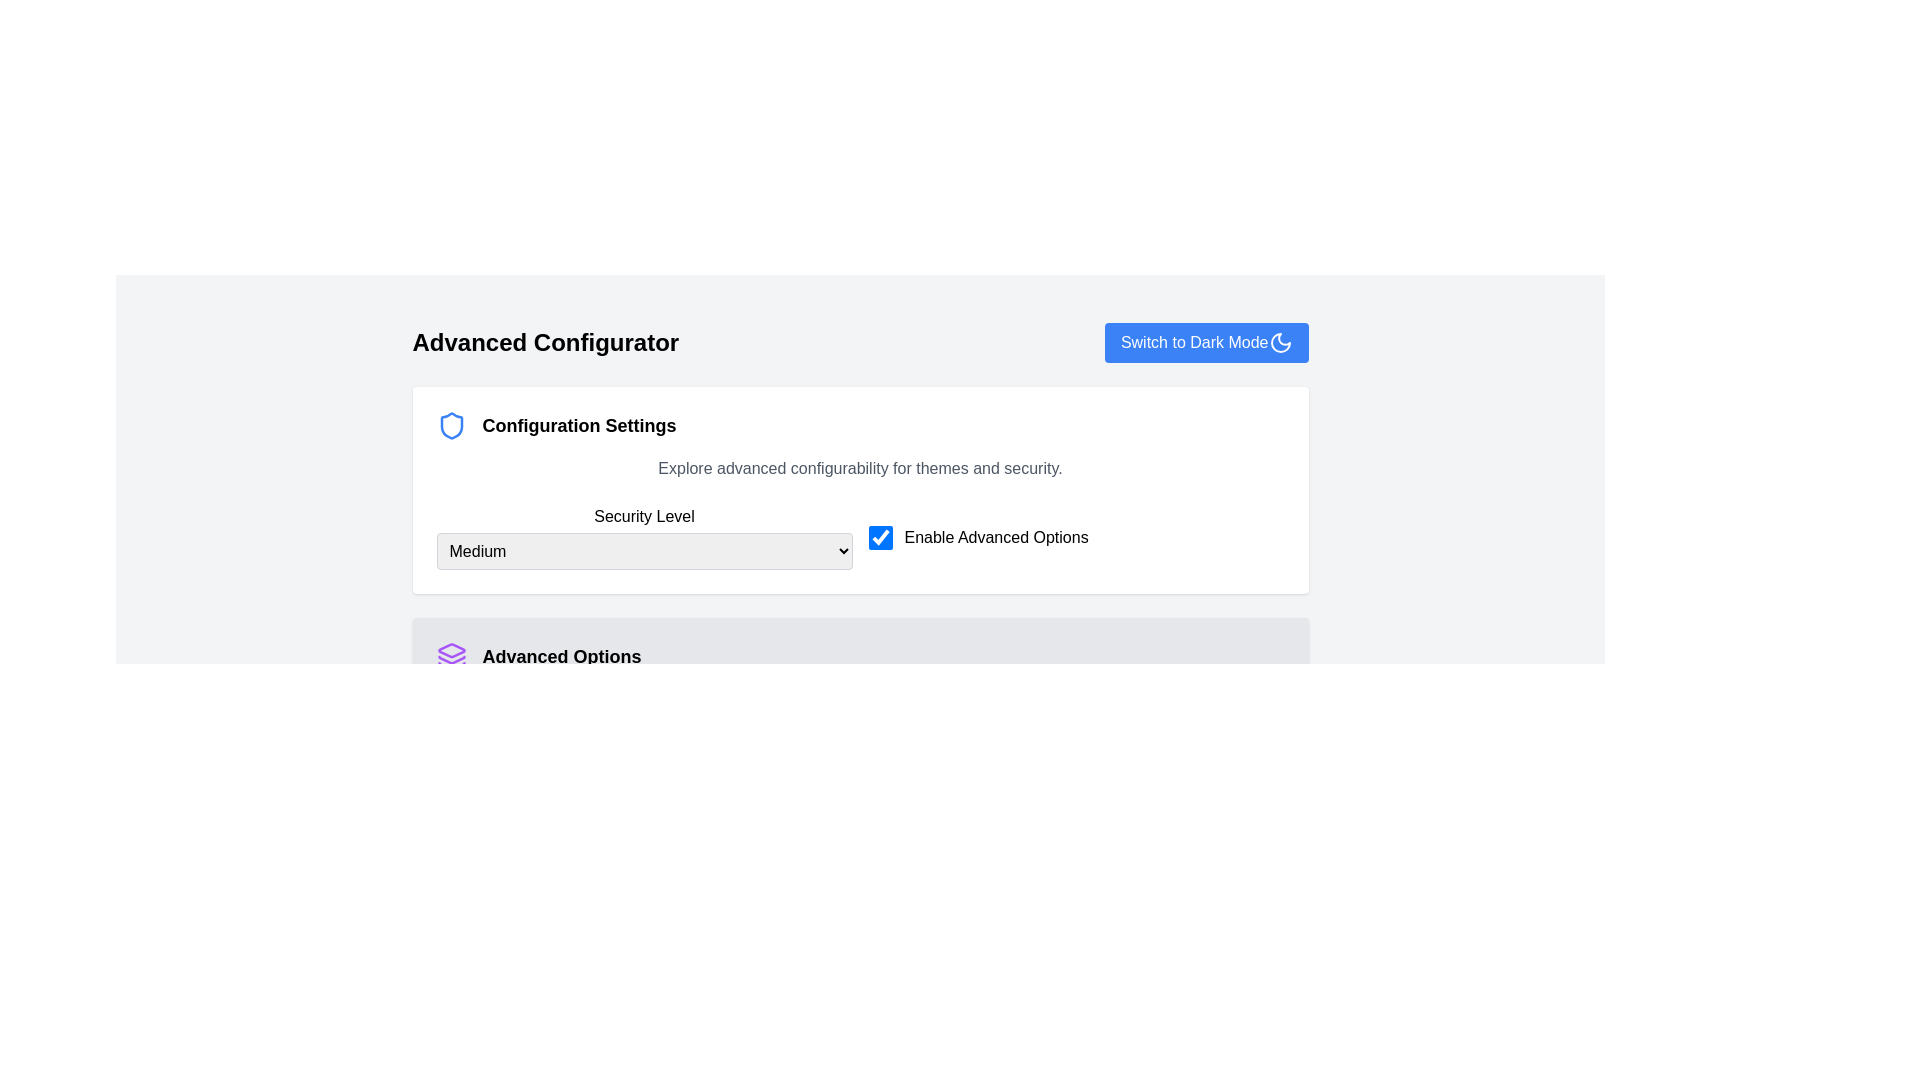 This screenshot has width=1920, height=1080. Describe the element at coordinates (880, 536) in the screenshot. I see `the blue square-shaped checkbox with a white checkmark` at that location.